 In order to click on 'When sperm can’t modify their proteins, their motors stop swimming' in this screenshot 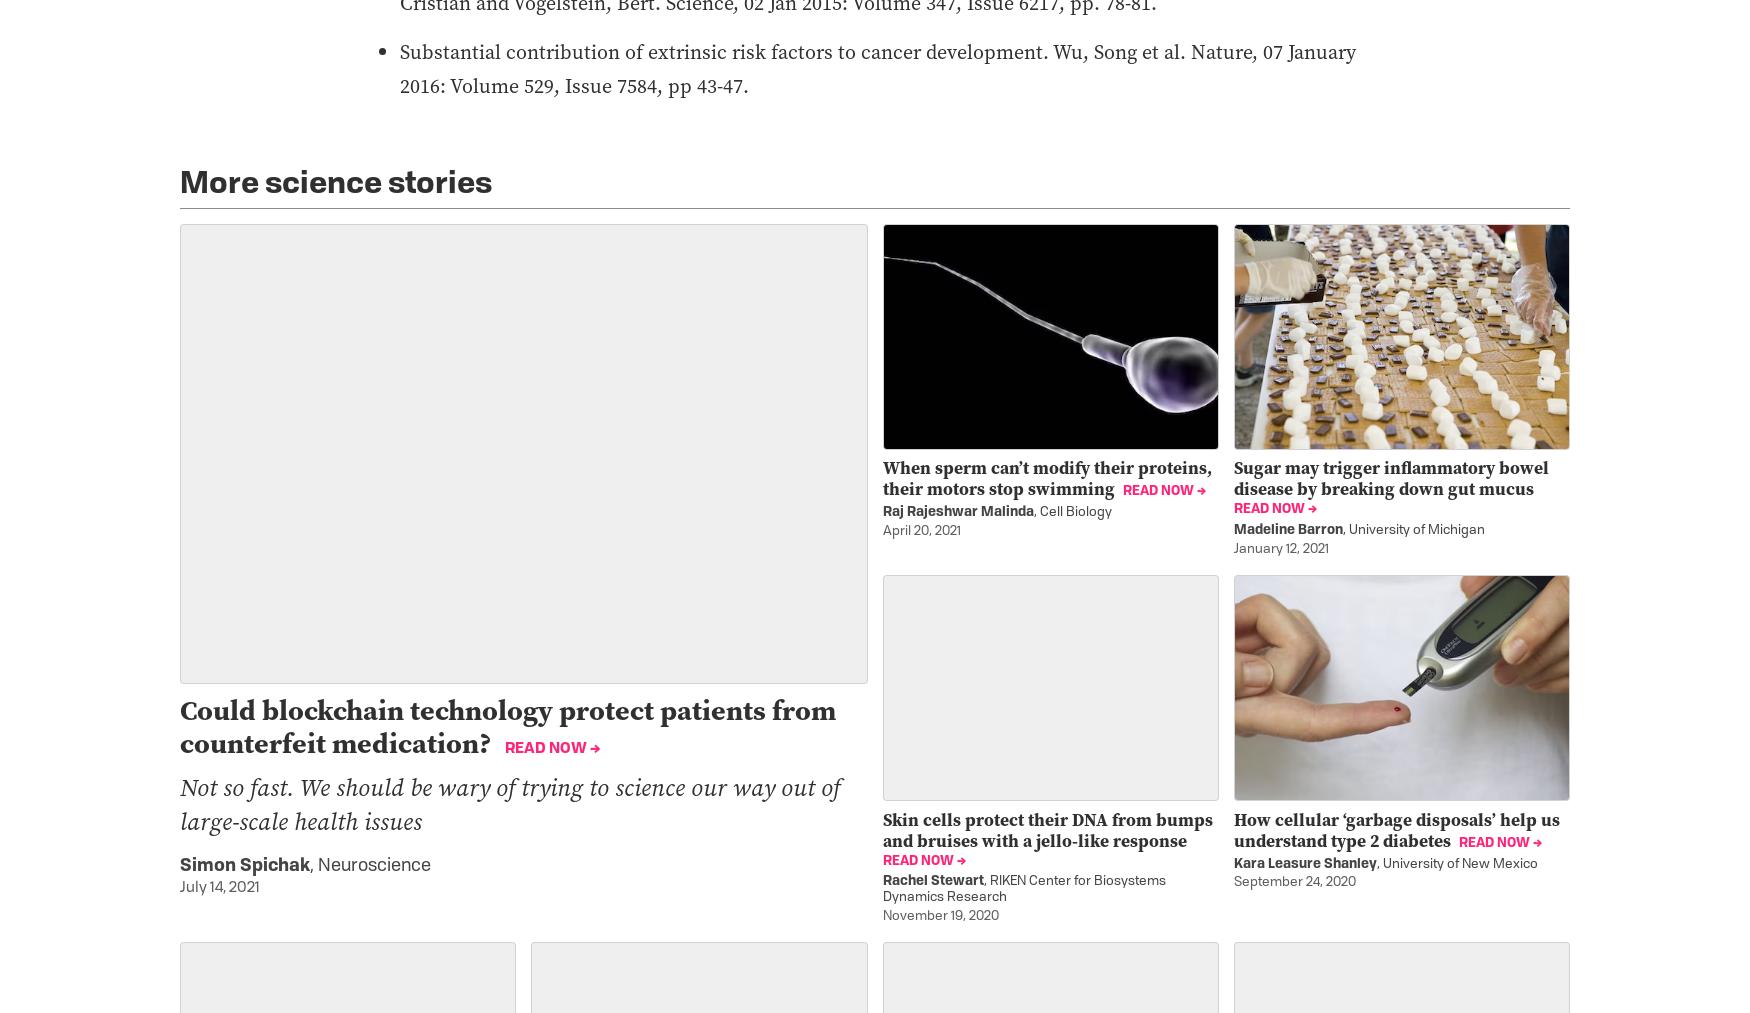, I will do `click(881, 477)`.